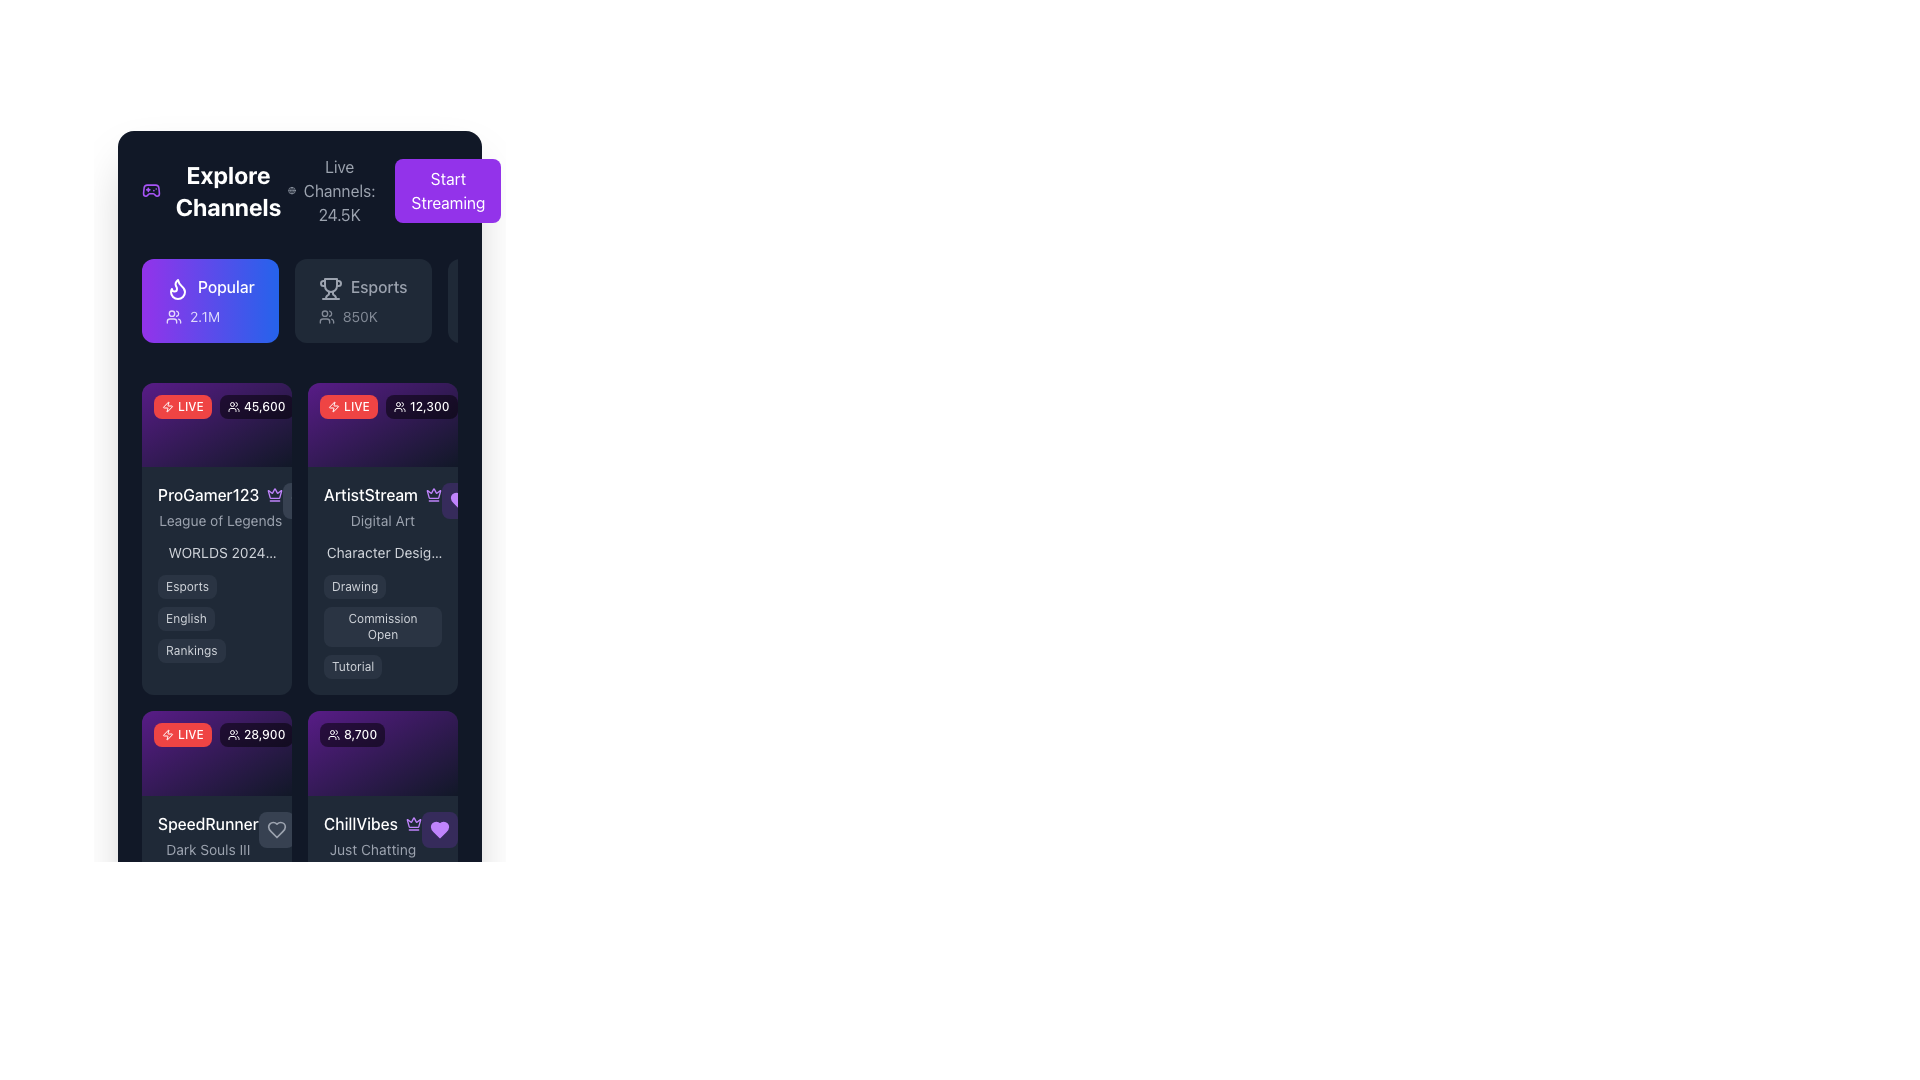  Describe the element at coordinates (177, 289) in the screenshot. I see `the minimalist flame icon located to the left of the 'Popular' label and above the '2.1M views' indicator` at that location.